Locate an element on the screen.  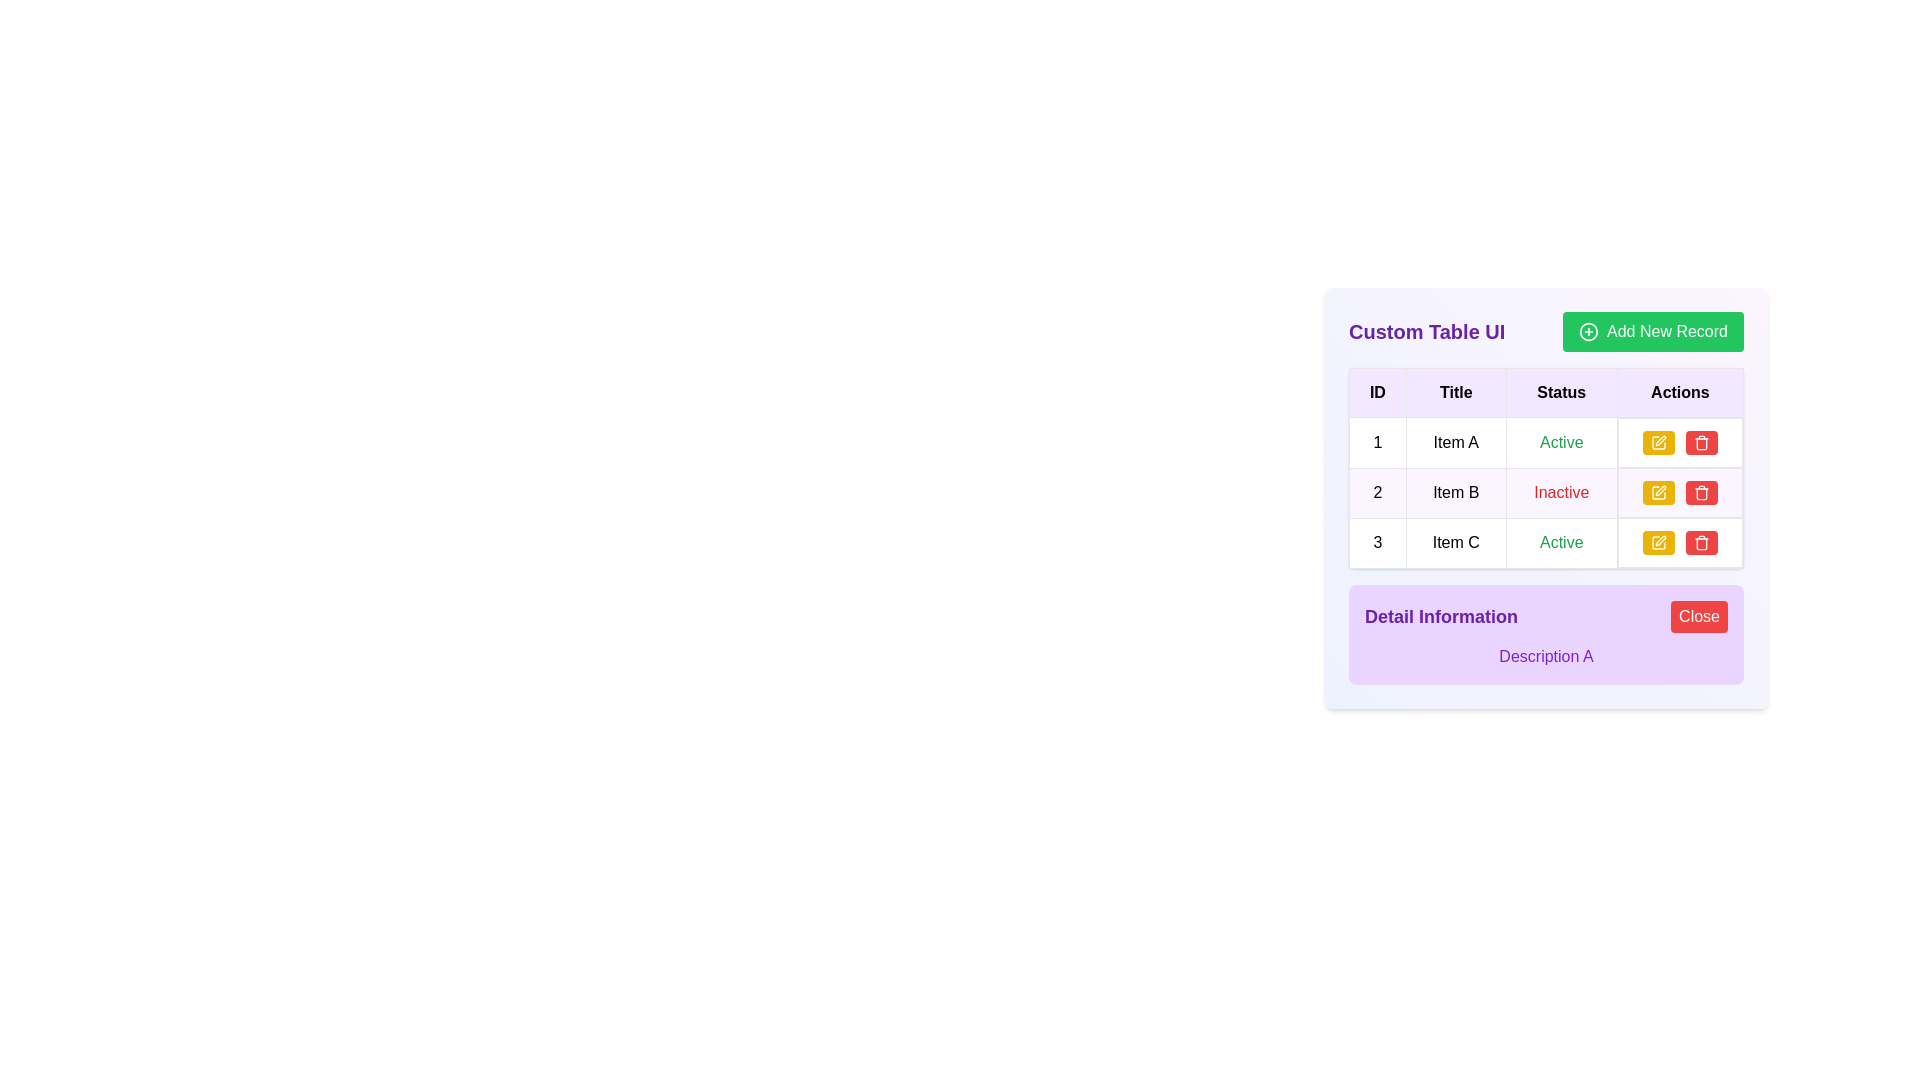
the 'Active' text label in green located in the third row under the 'Status' column of the table, adjacent to 'Item C' and the 'Actions' buttons is located at coordinates (1560, 543).